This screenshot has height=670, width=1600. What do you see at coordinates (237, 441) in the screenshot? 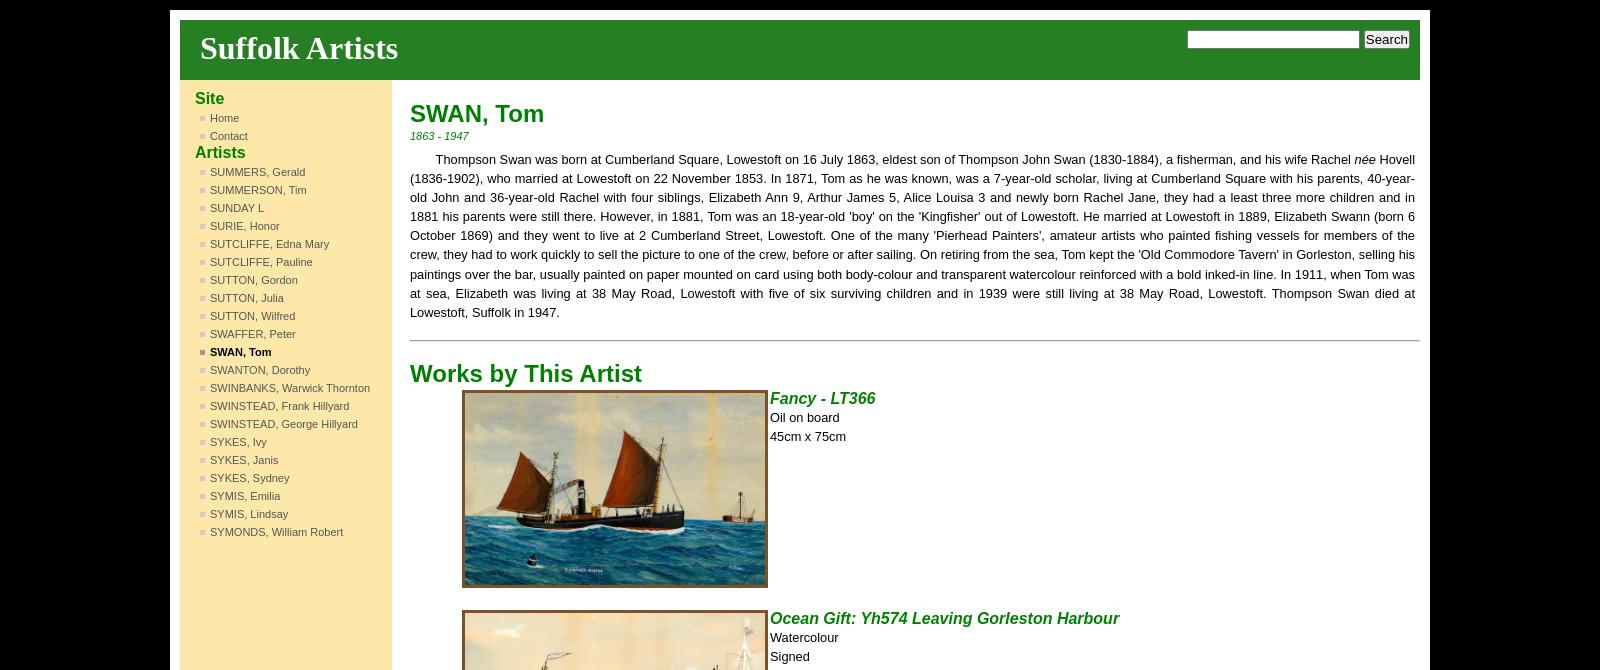
I see `'SYKES, Ivy'` at bounding box center [237, 441].